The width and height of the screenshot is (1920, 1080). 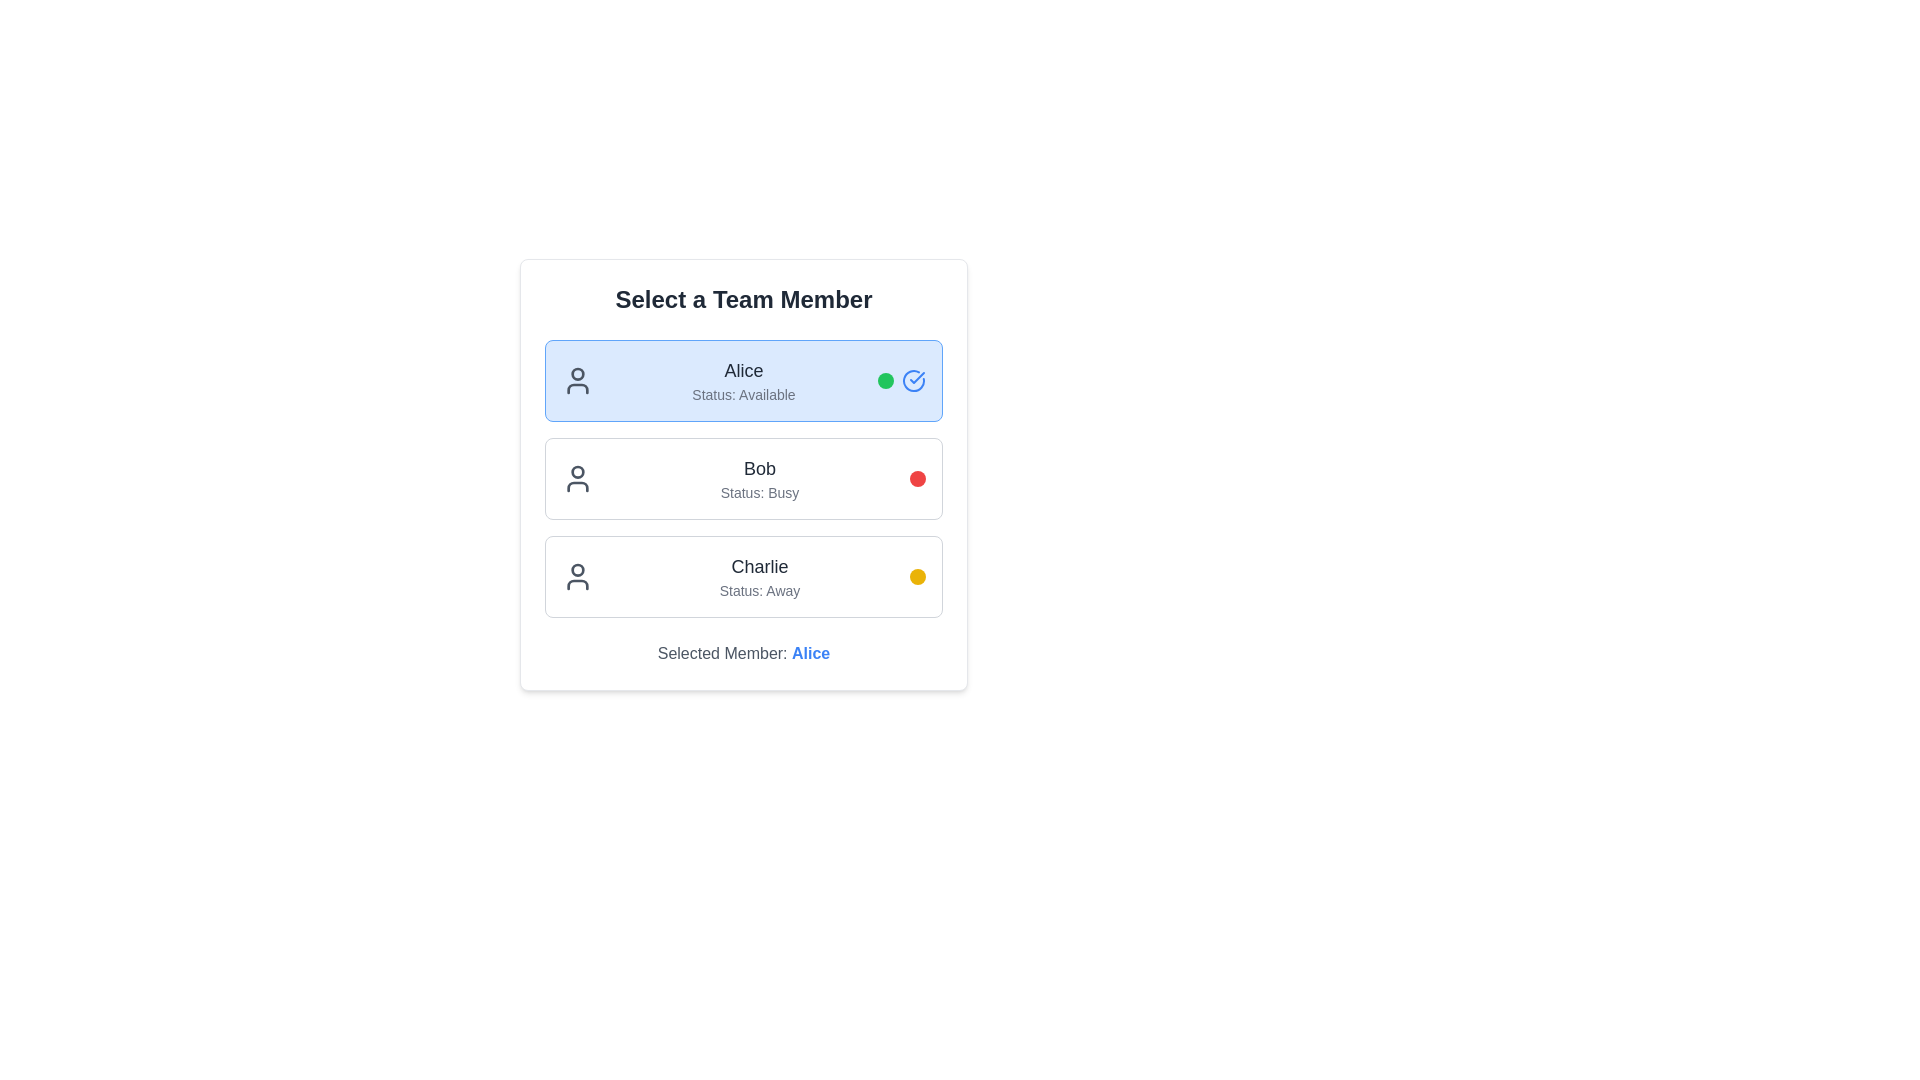 What do you see at coordinates (743, 478) in the screenshot?
I see `the Selectable Button Panel for 'Bob', which is the second option in the team members' availability list` at bounding box center [743, 478].